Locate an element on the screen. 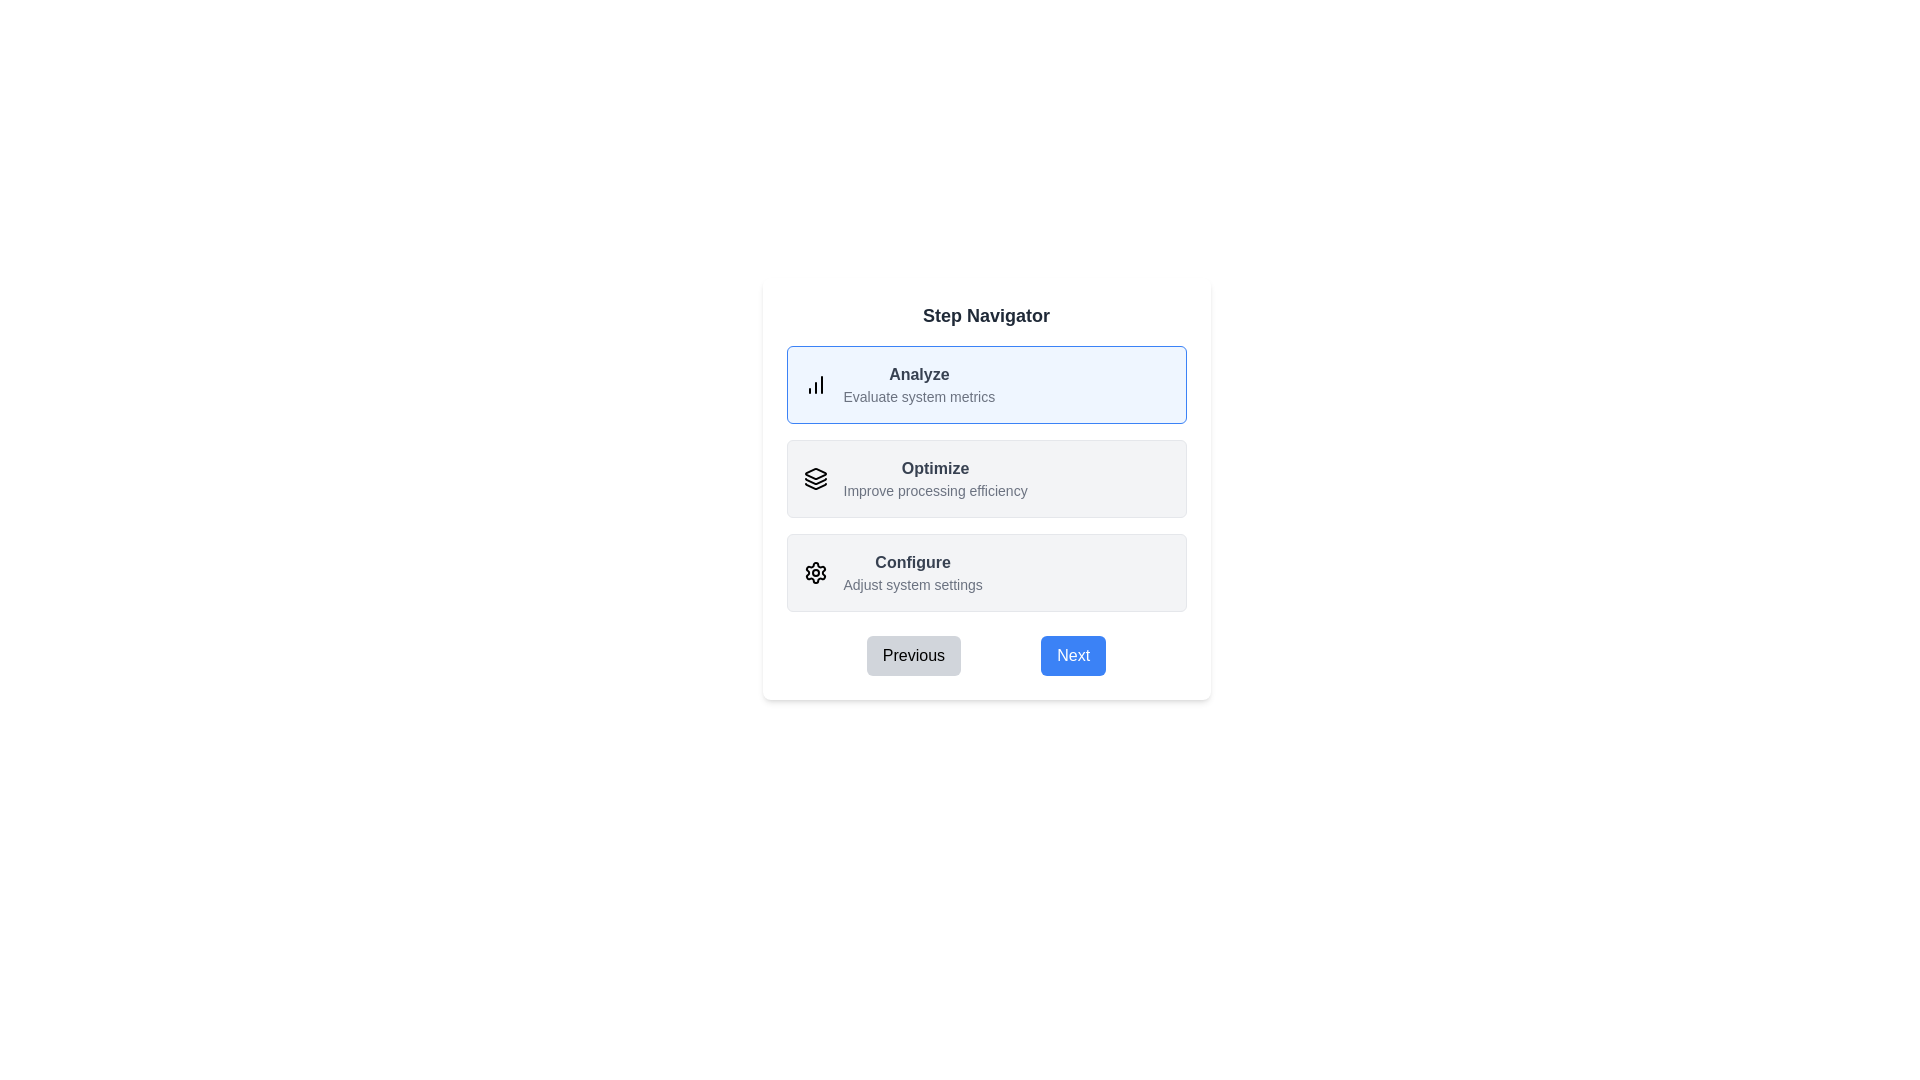  the third selectable option in the vertically stacked list for adjusting system configuration settings, located below the 'Optimize' option is located at coordinates (986, 573).